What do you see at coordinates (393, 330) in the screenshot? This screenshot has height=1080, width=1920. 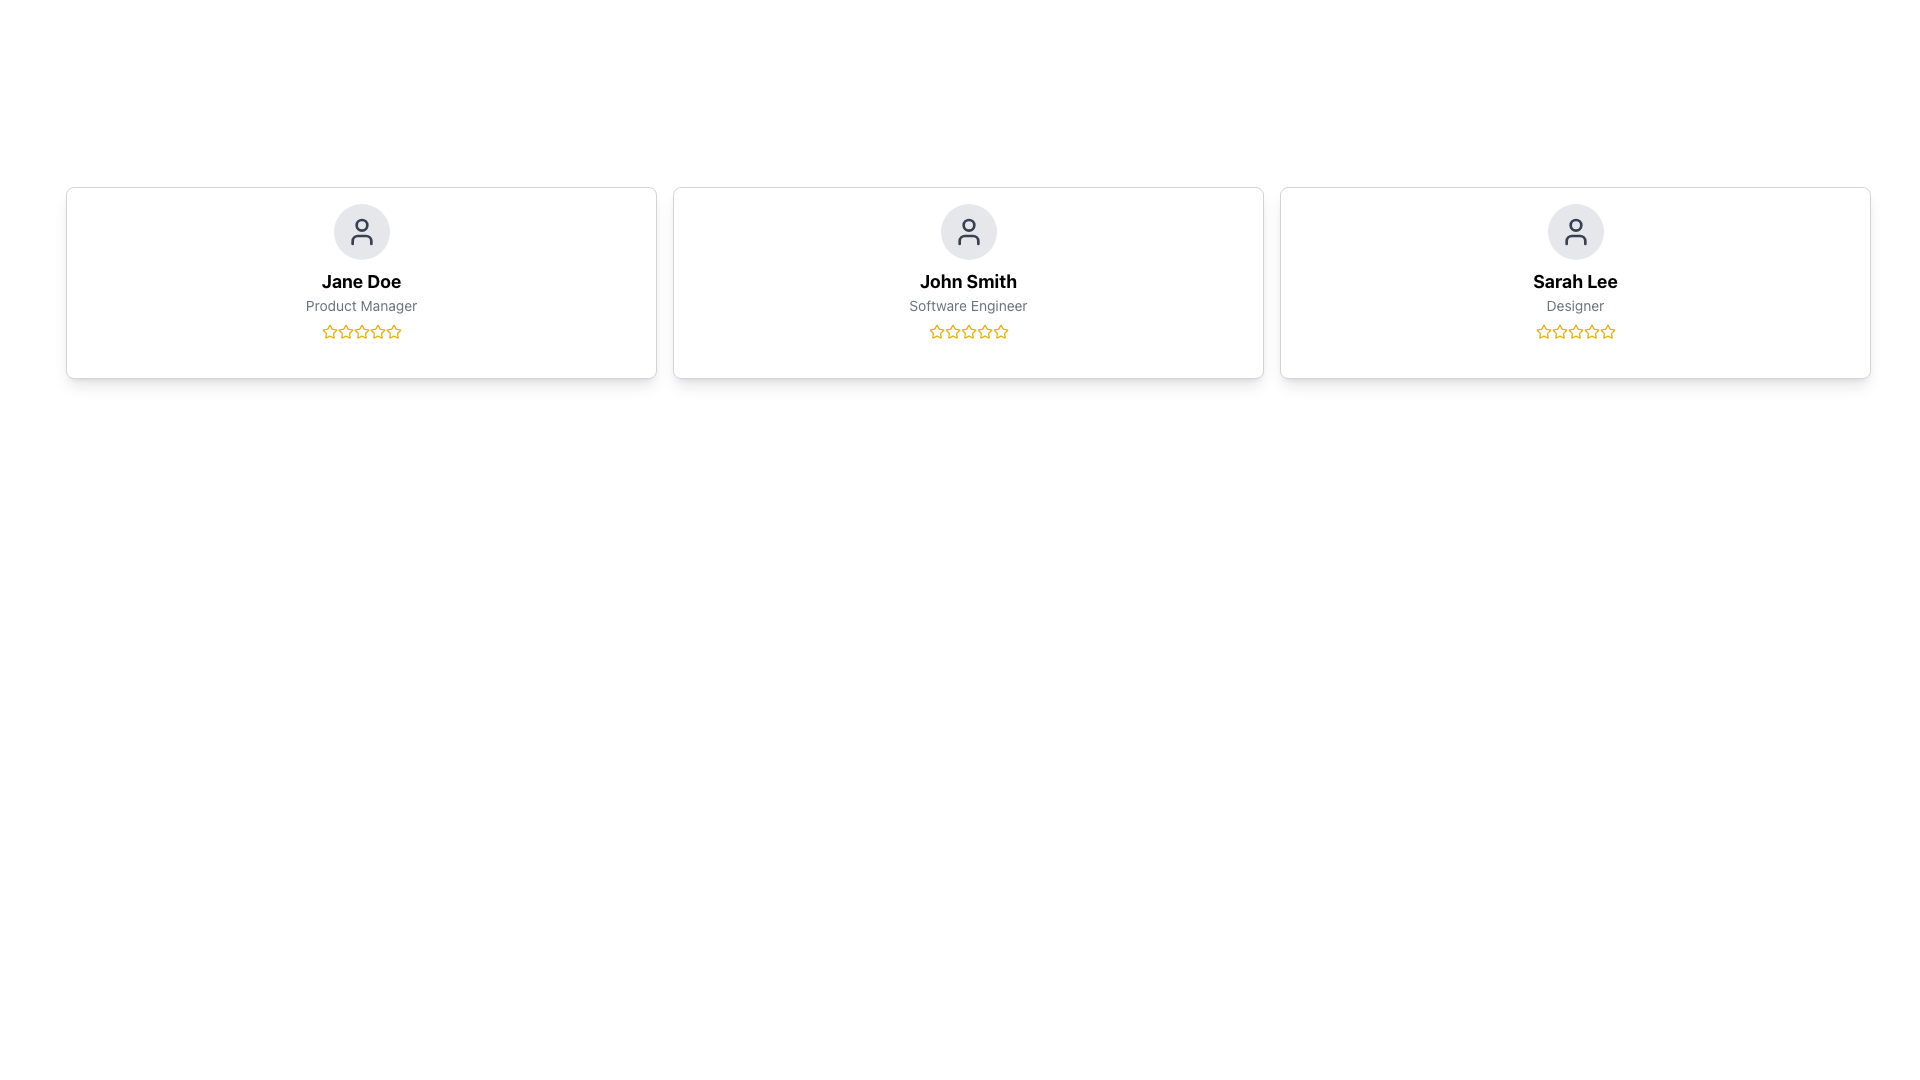 I see `the fifth star icon, which is yellow outlined and located under 'Jane Doe' in the leftmost card of a three-card layout` at bounding box center [393, 330].